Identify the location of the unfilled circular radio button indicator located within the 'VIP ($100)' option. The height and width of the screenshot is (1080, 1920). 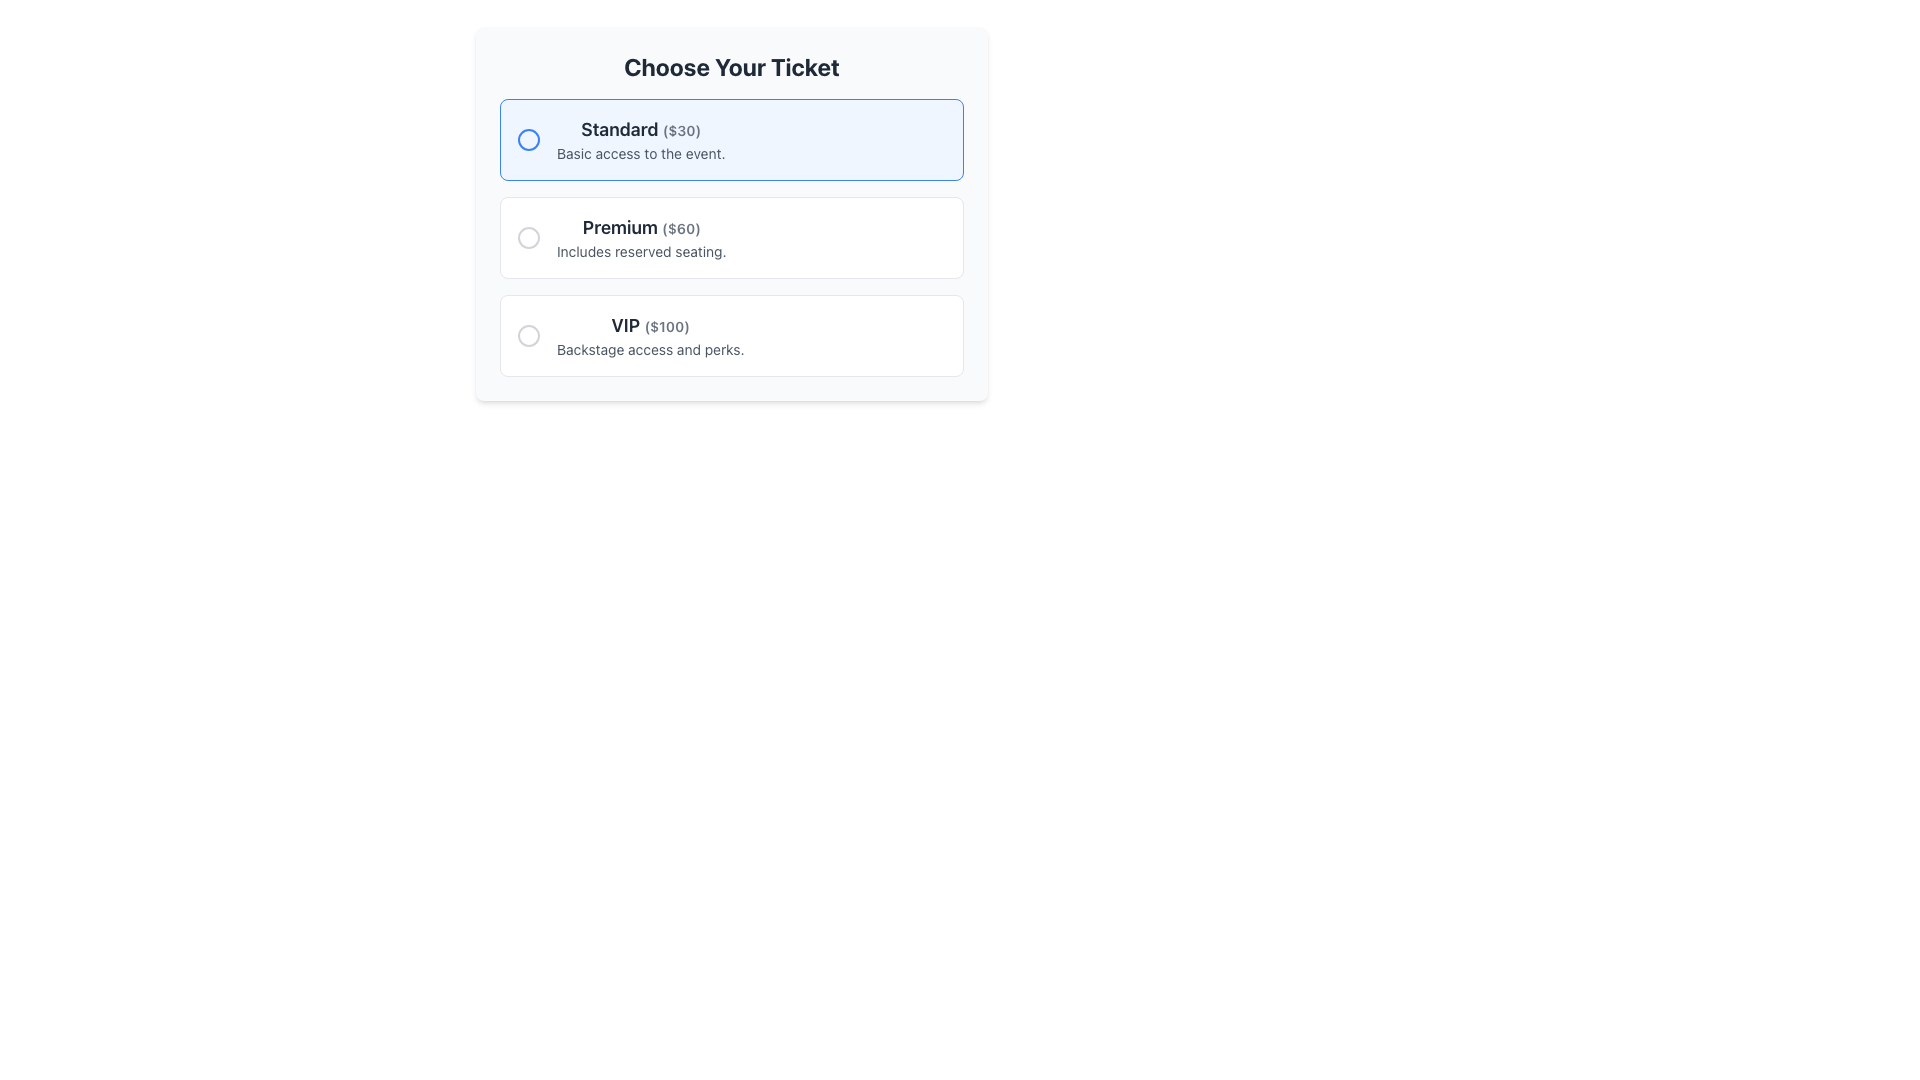
(528, 334).